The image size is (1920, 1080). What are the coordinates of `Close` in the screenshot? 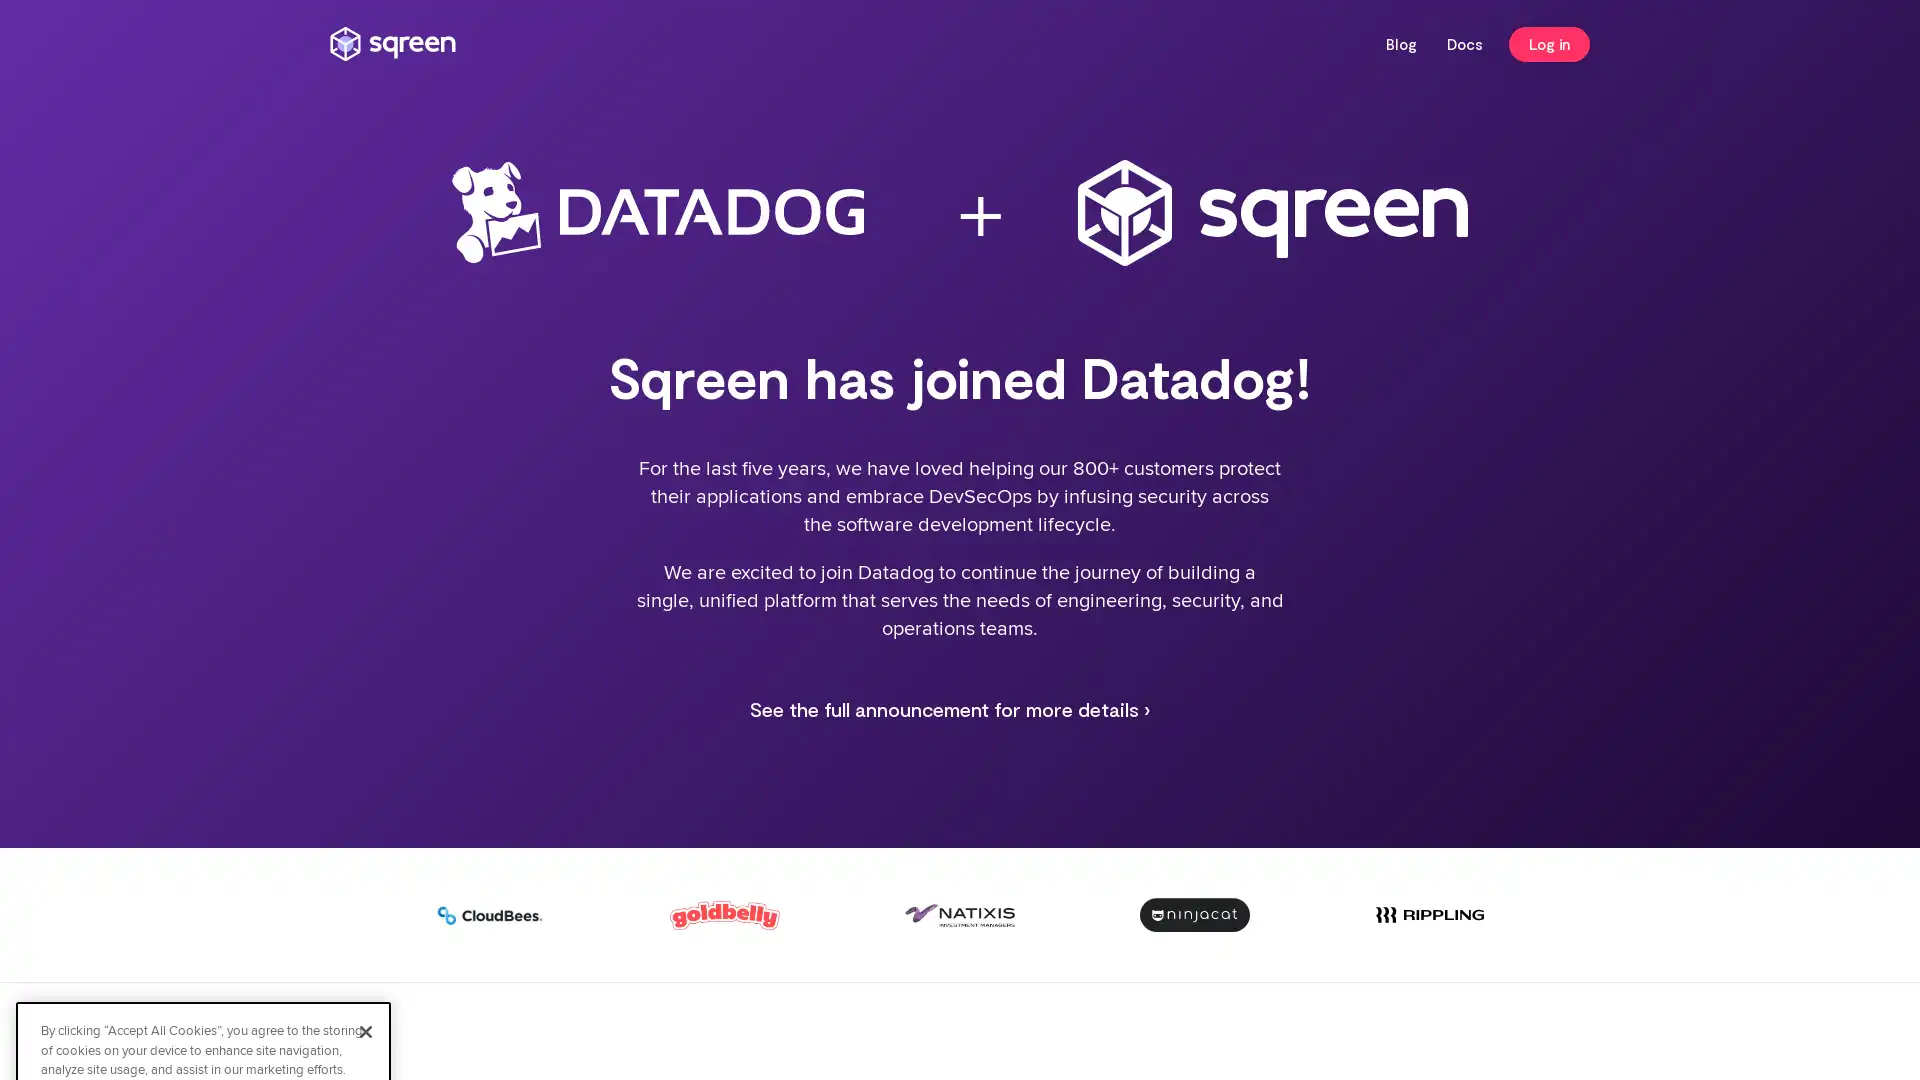 It's located at (365, 851).